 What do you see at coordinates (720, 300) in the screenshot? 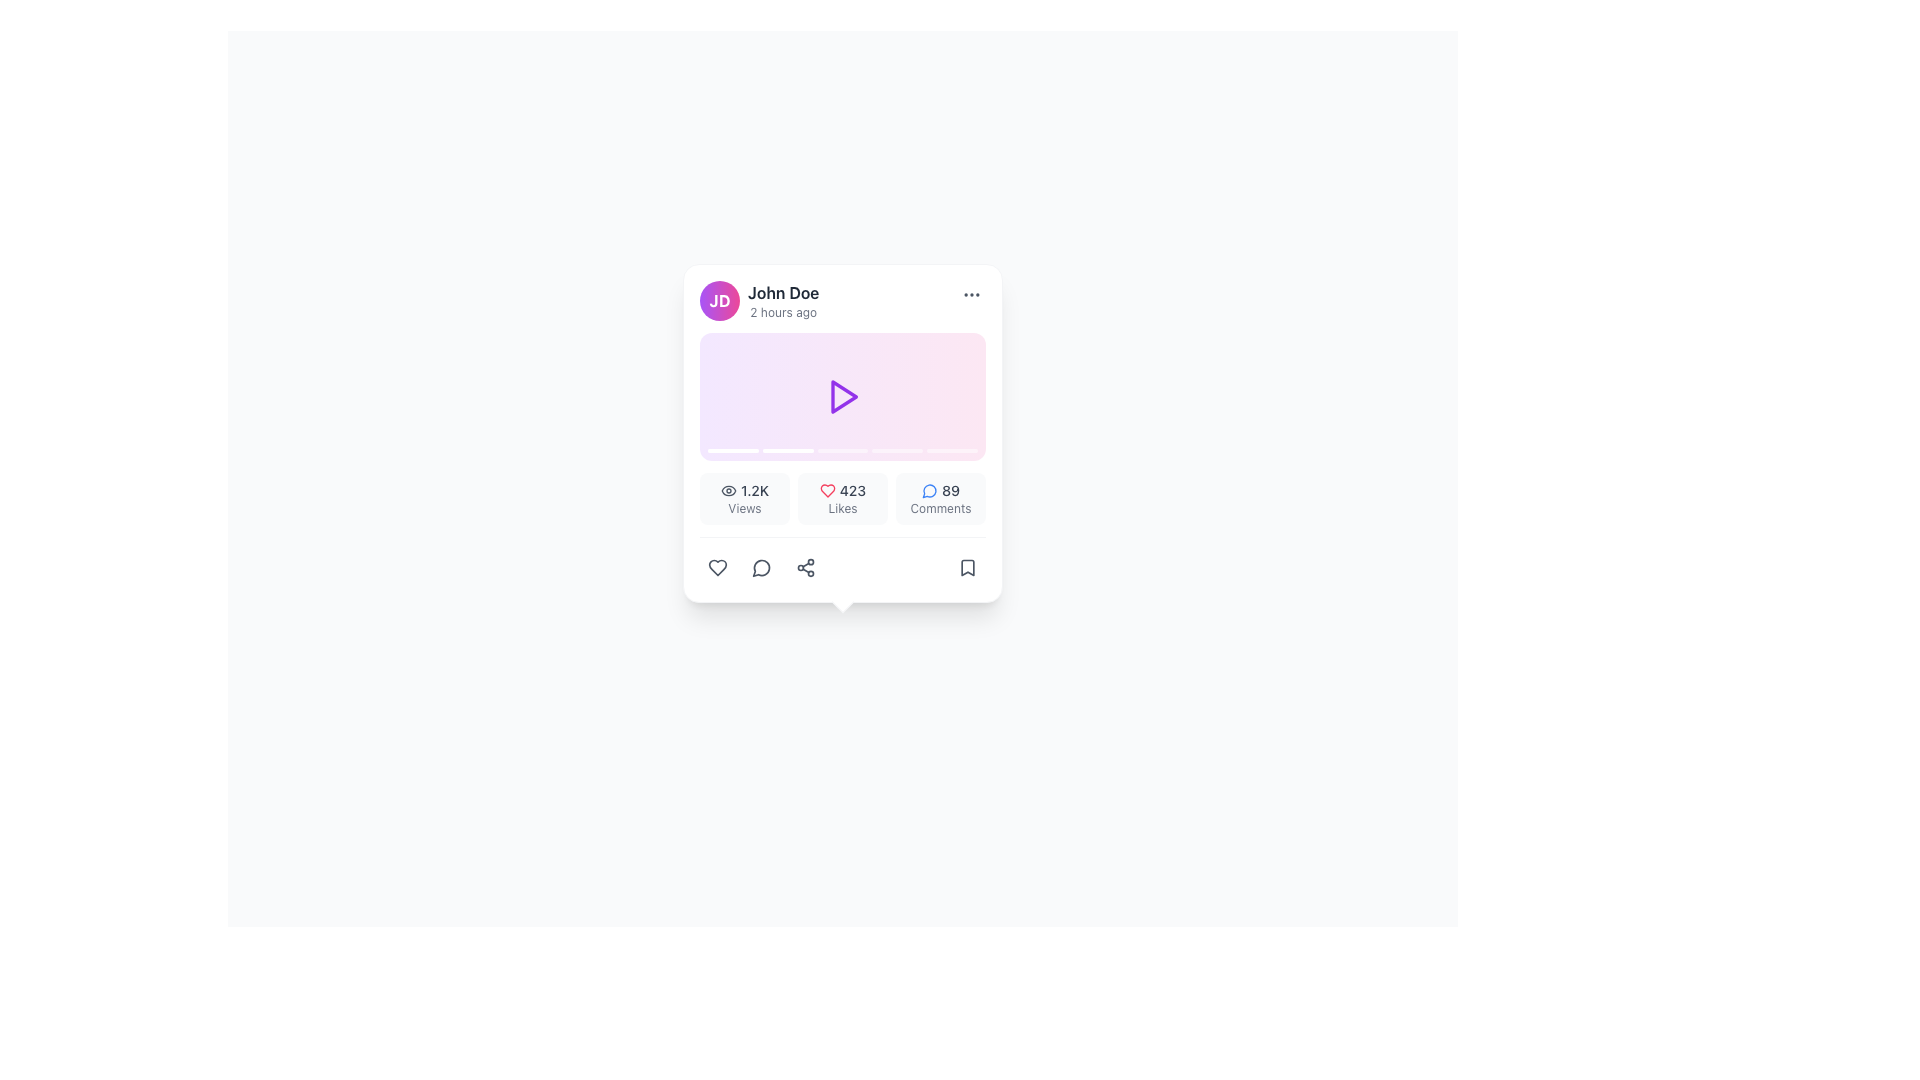
I see `the user avatar or profile badge located at the top-left corner of the user information layout` at bounding box center [720, 300].